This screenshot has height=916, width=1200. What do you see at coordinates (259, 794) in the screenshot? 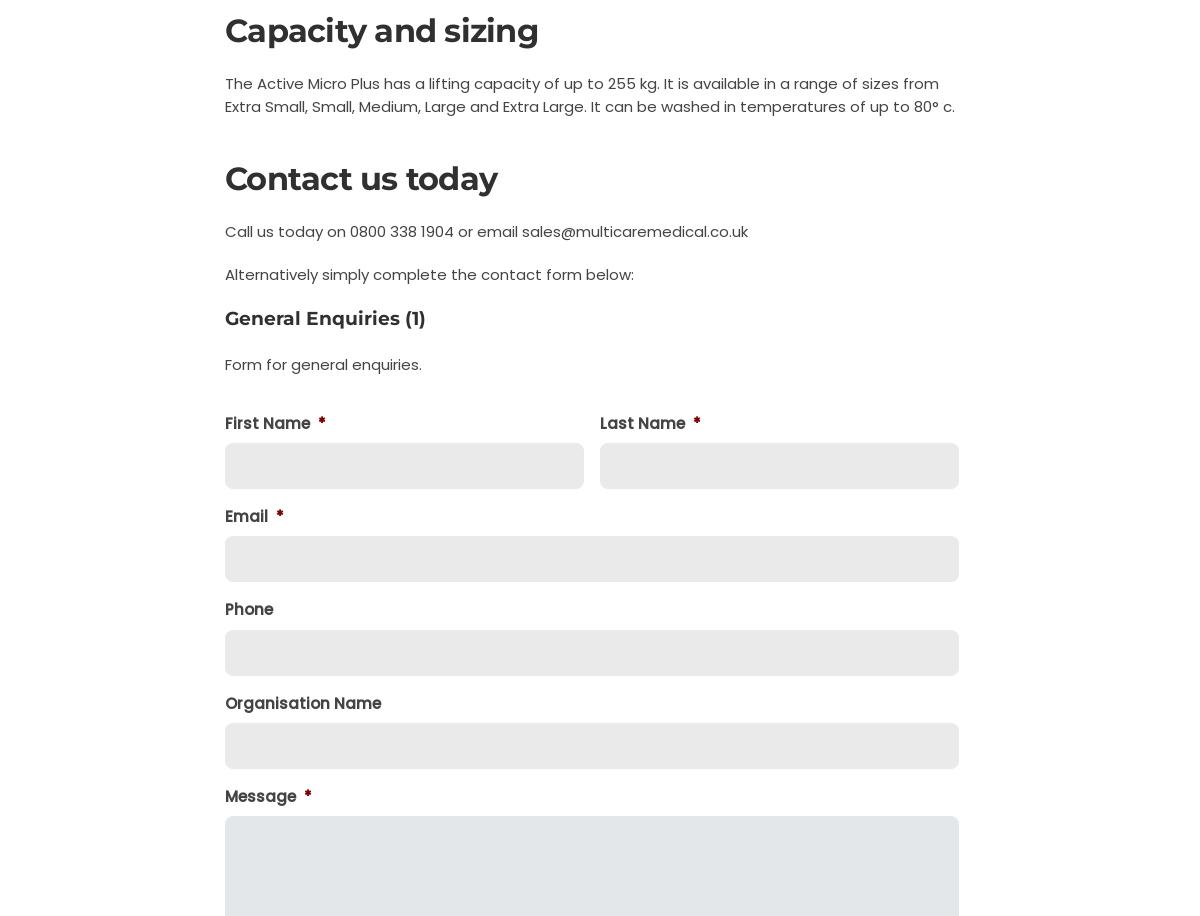
I see `'Message'` at bounding box center [259, 794].